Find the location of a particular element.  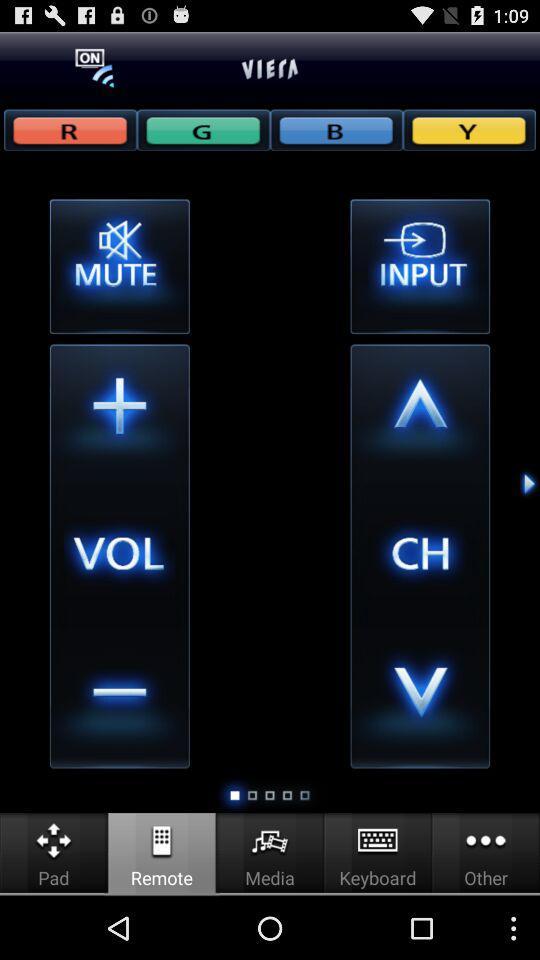

mute is located at coordinates (119, 265).